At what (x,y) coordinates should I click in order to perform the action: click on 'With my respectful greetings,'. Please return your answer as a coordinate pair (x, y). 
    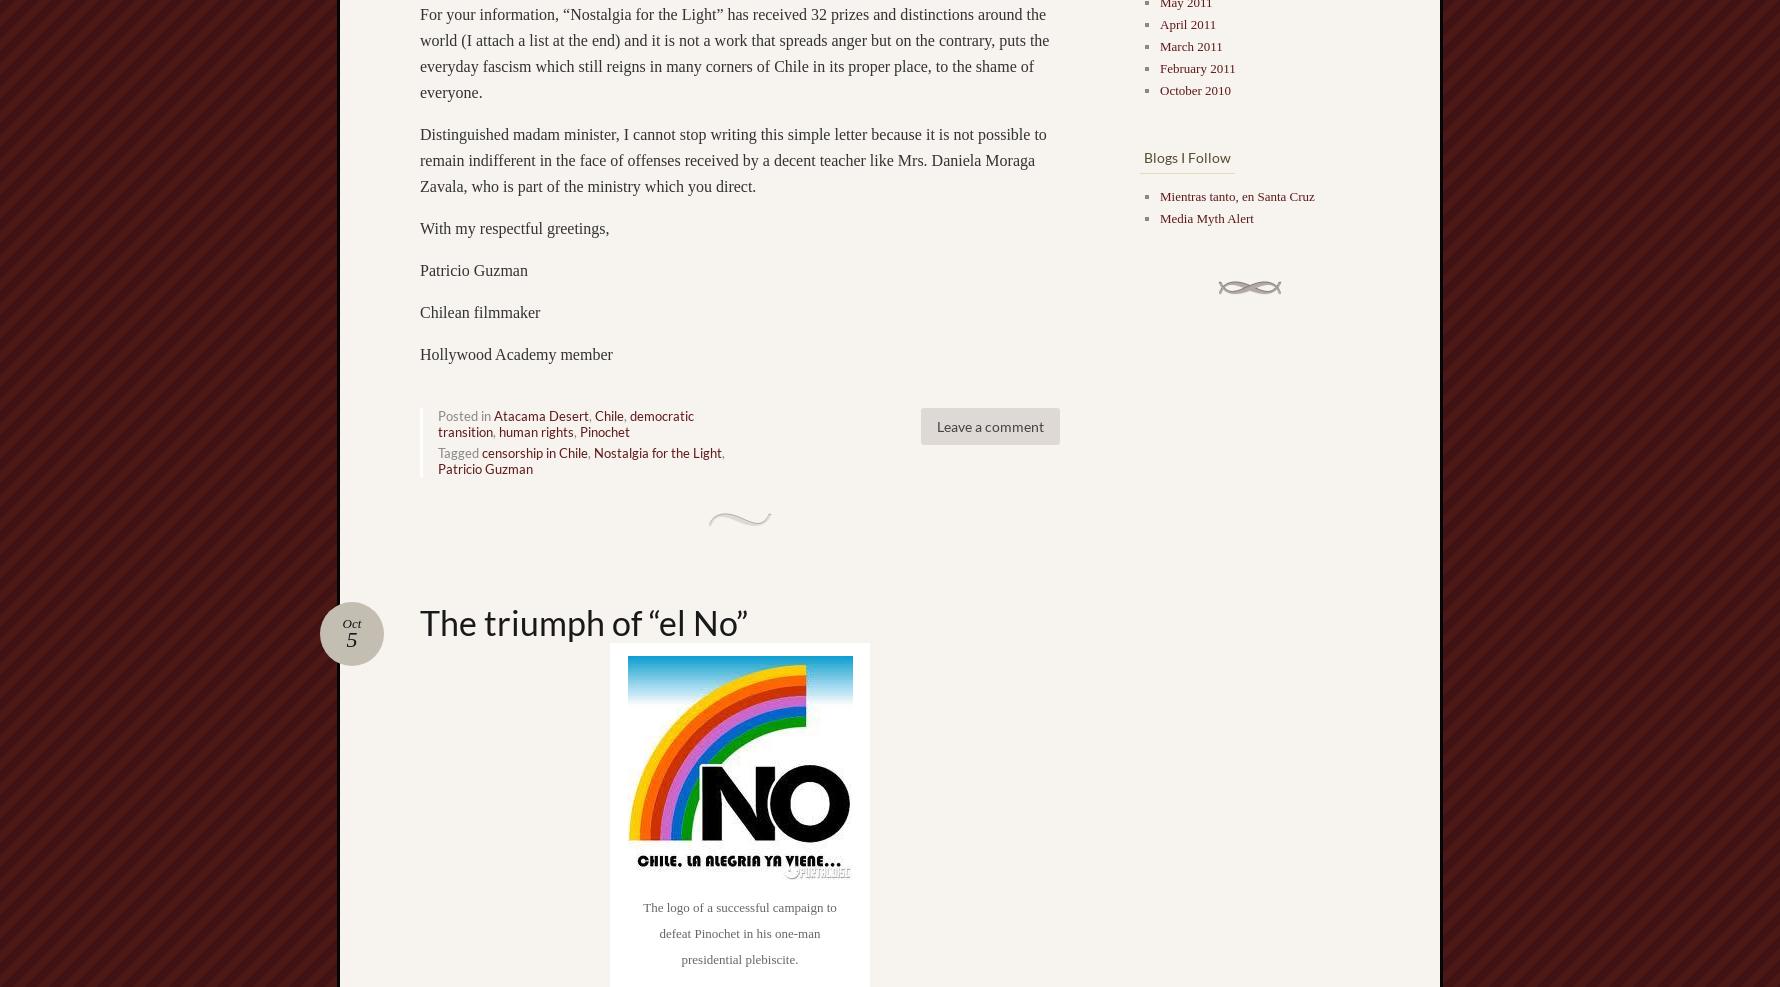
    Looking at the image, I should click on (514, 227).